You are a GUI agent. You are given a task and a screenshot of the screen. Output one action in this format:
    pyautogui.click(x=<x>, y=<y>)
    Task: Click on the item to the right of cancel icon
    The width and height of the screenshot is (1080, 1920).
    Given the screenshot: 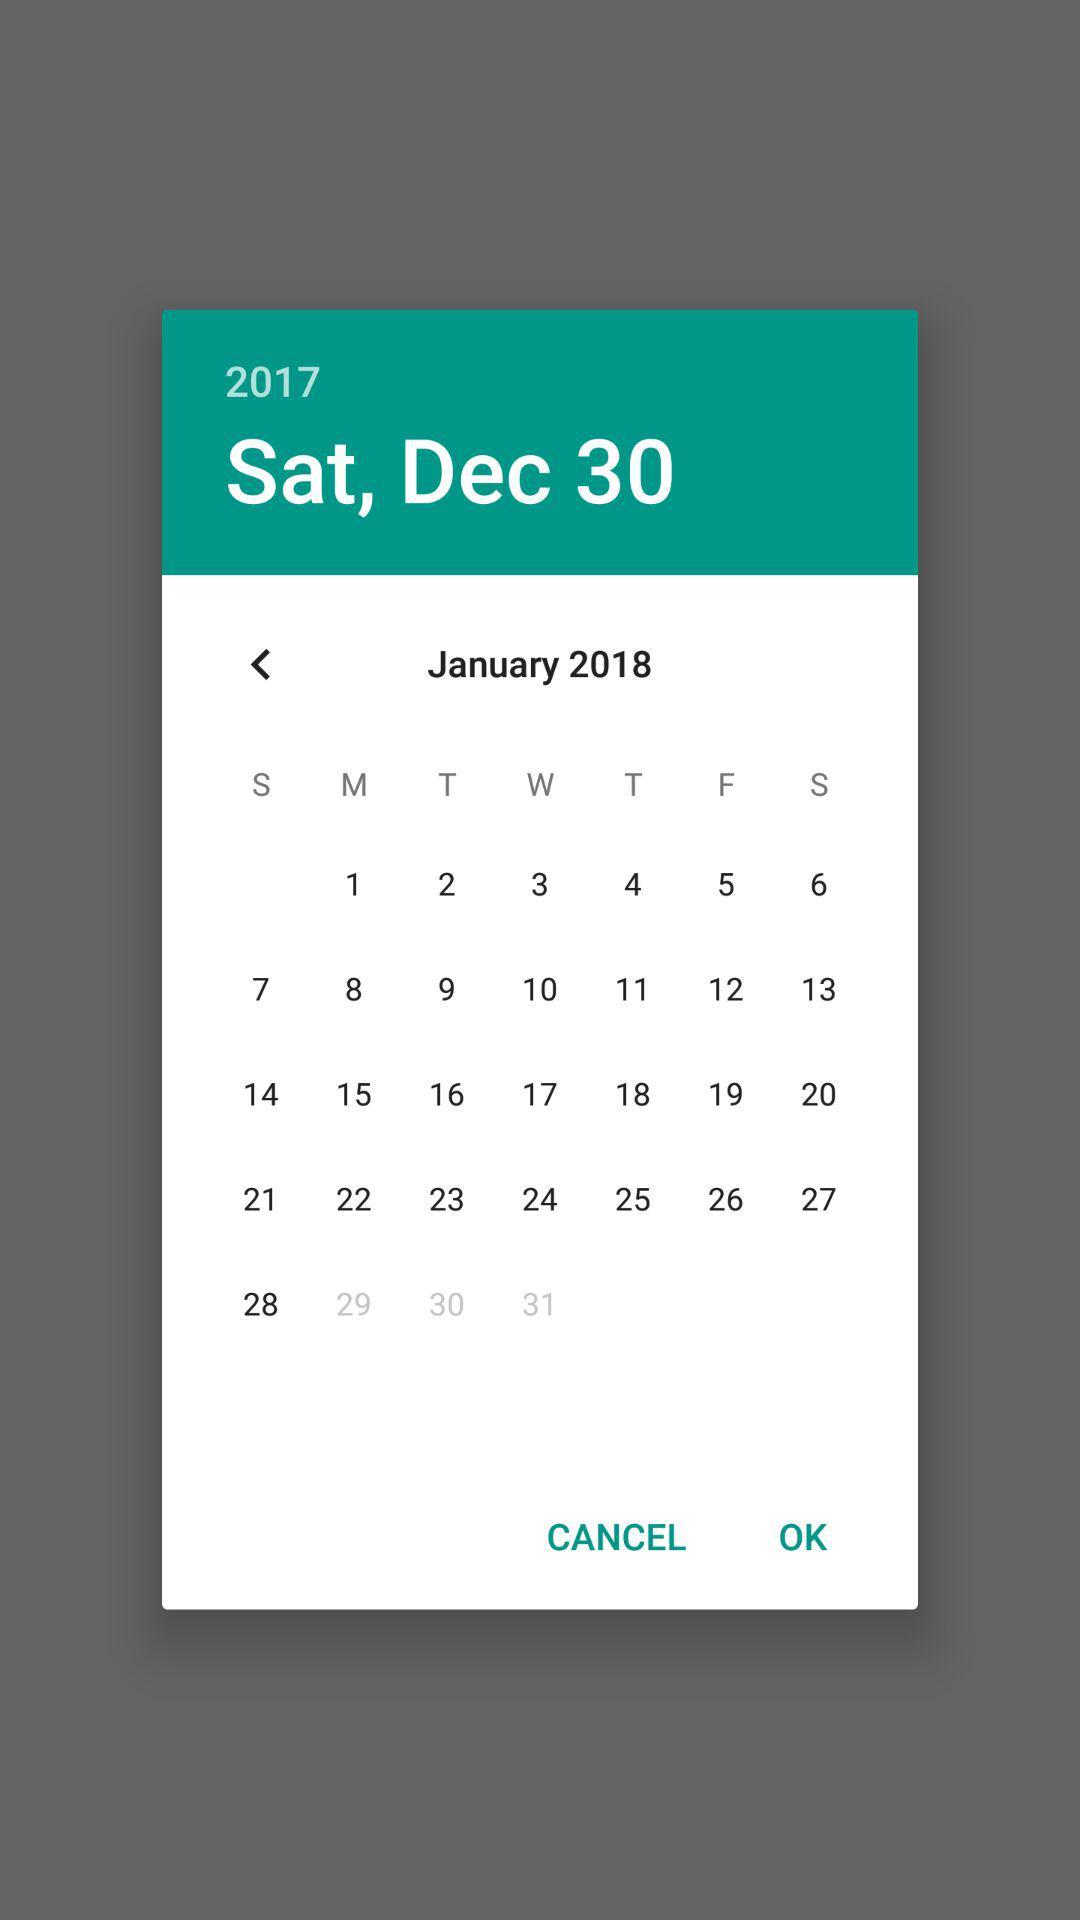 What is the action you would take?
    pyautogui.click(x=801, y=1535)
    